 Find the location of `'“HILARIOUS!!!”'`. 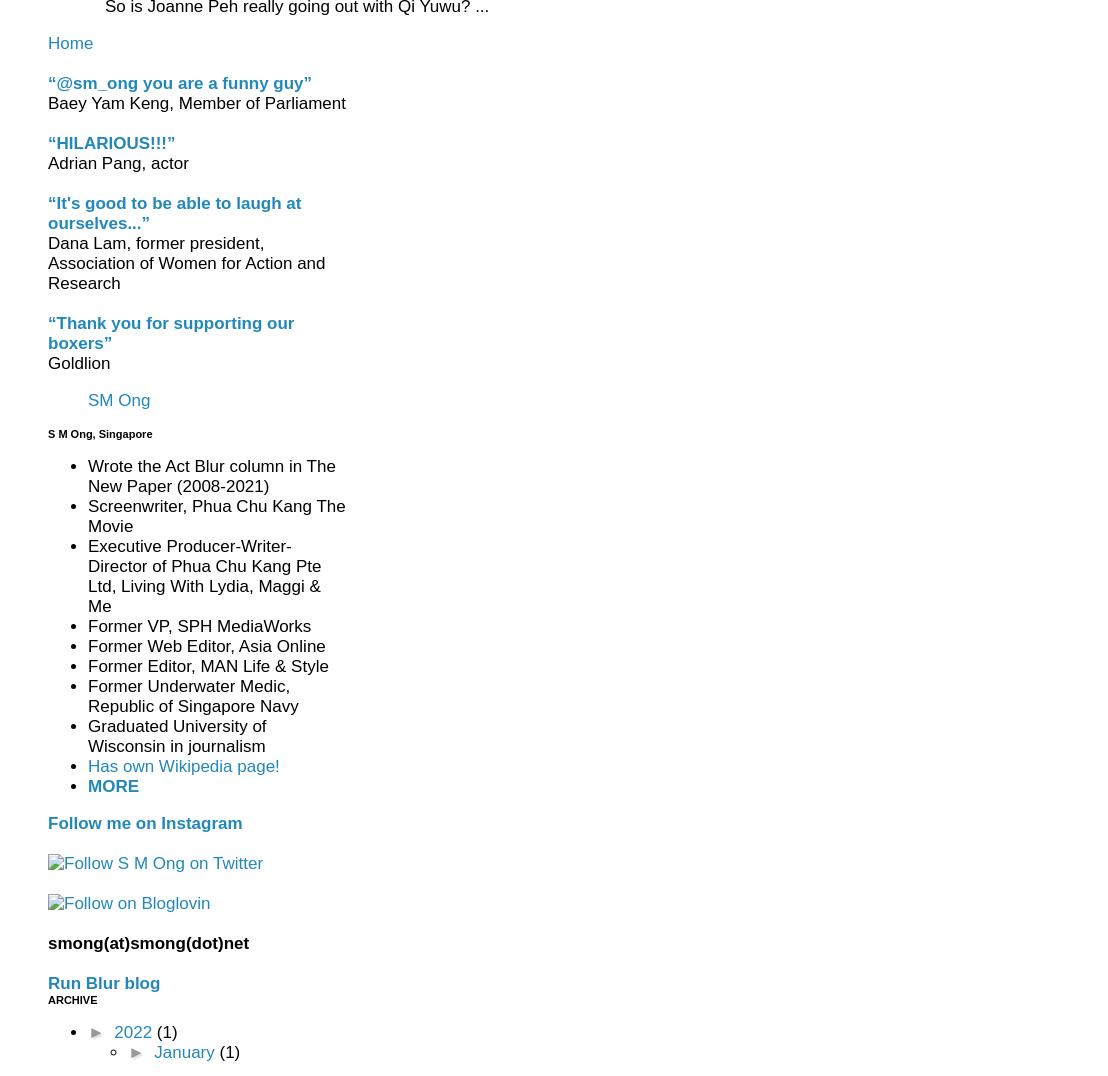

'“HILARIOUS!!!”' is located at coordinates (46, 143).